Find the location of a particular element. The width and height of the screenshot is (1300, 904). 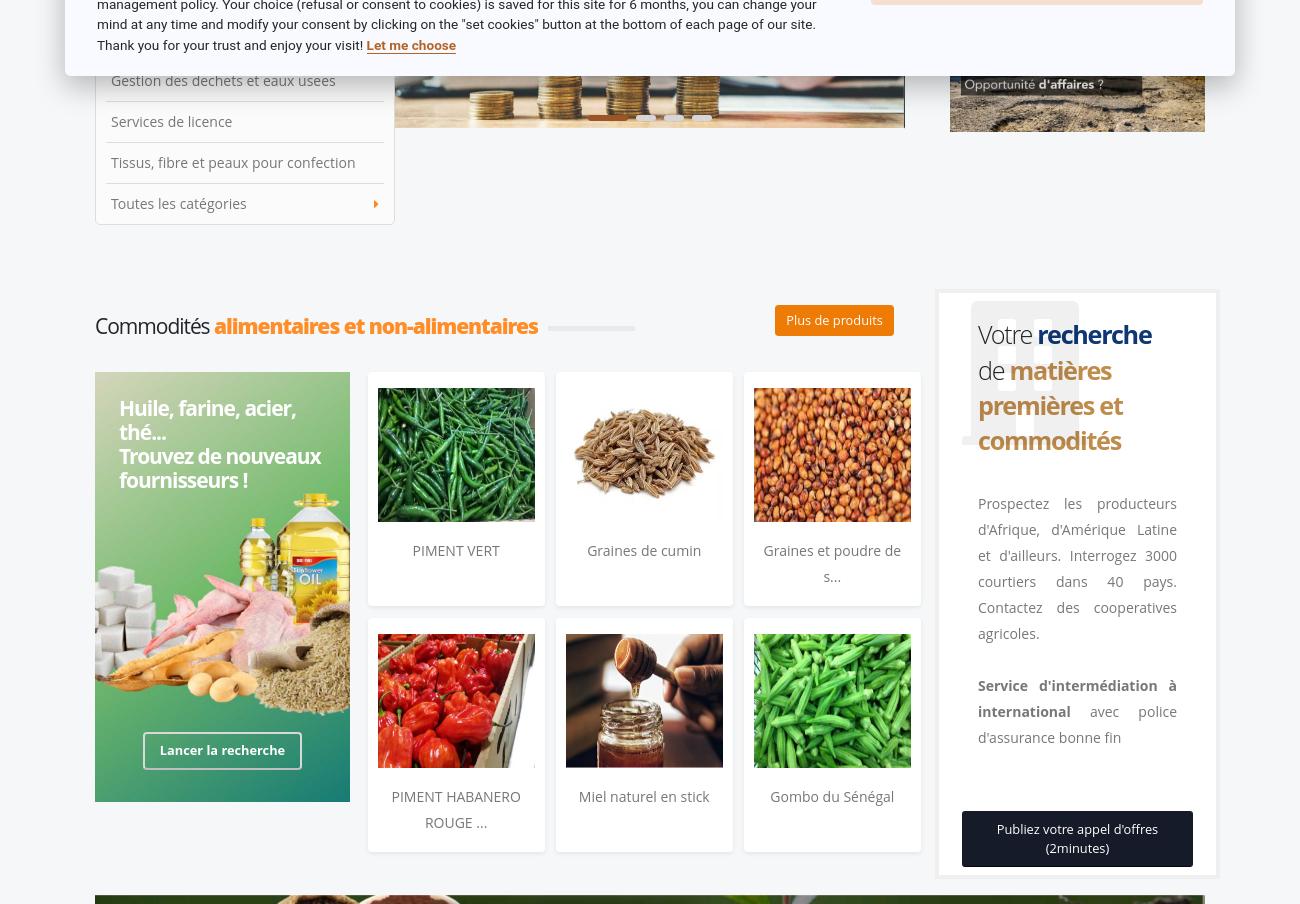

'Gestion des dechets et eaux usees' is located at coordinates (221, 80).